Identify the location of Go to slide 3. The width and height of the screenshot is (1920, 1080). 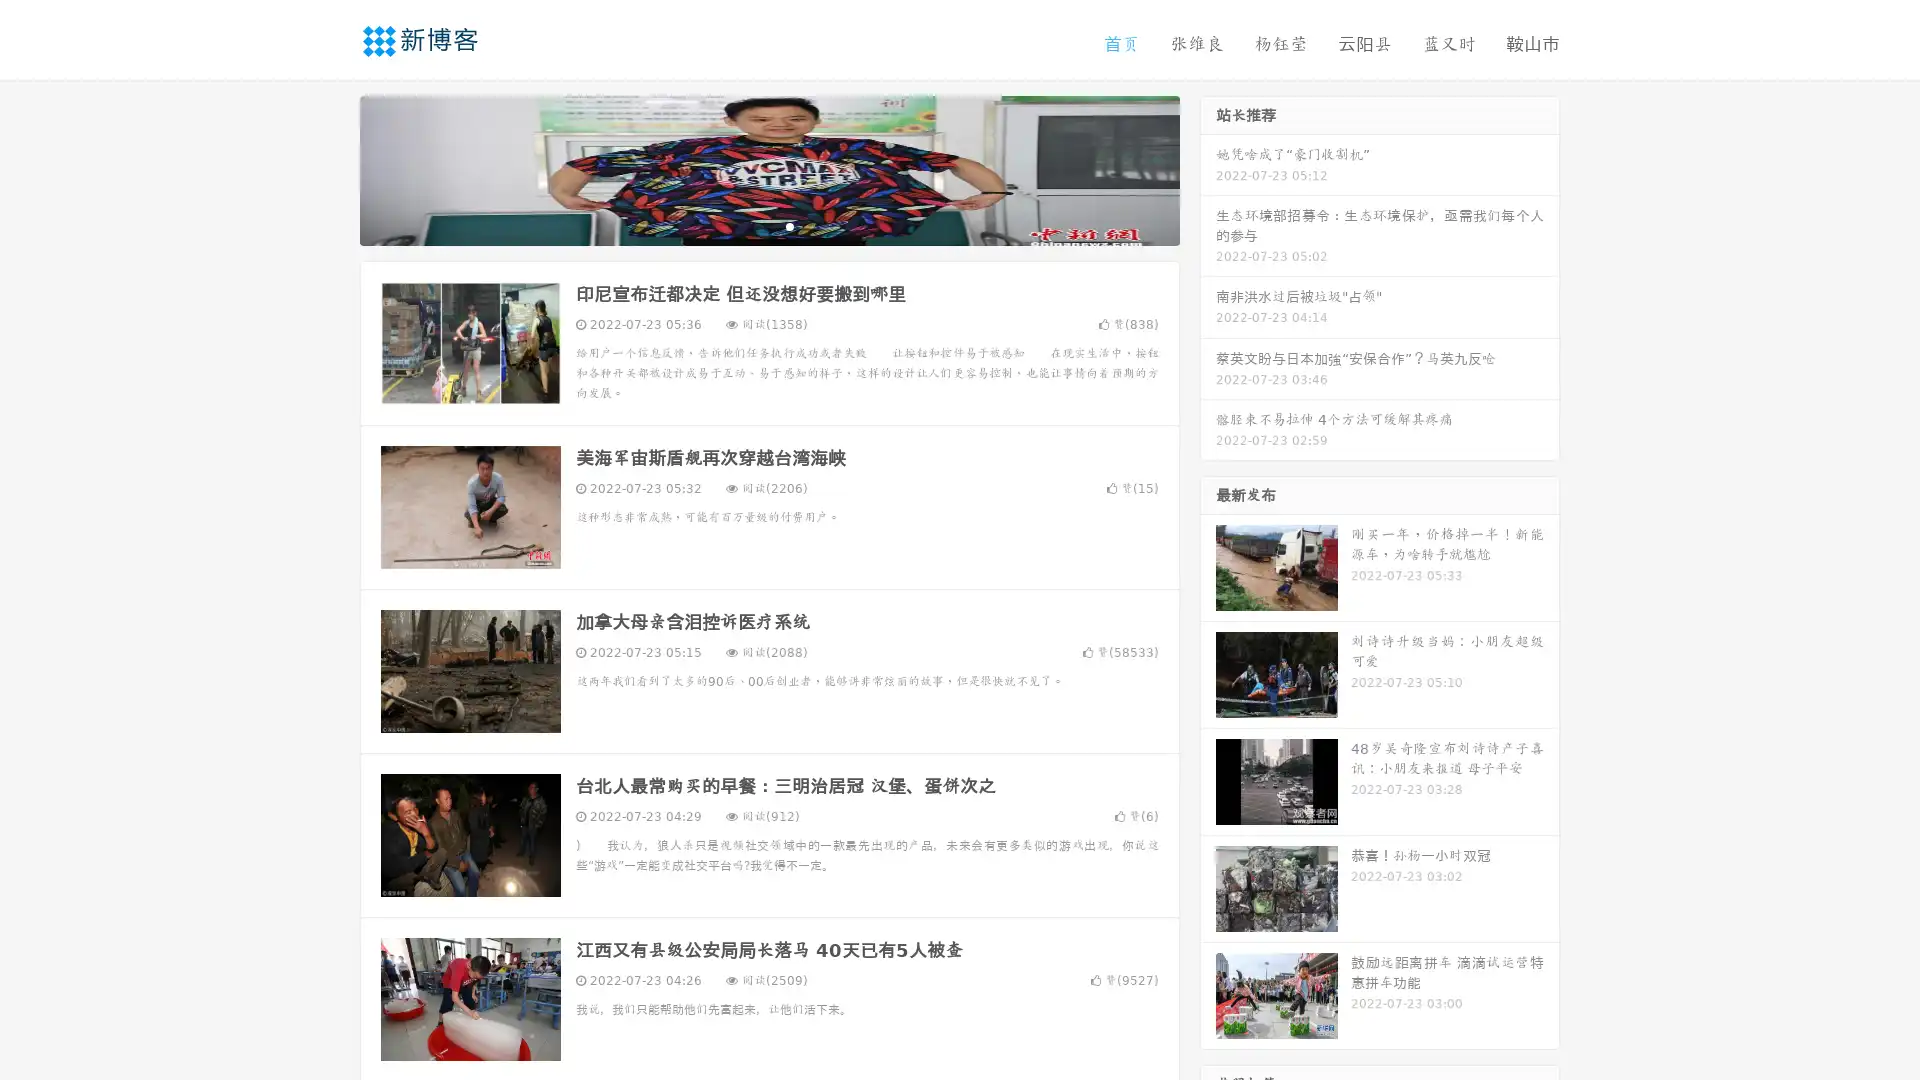
(789, 225).